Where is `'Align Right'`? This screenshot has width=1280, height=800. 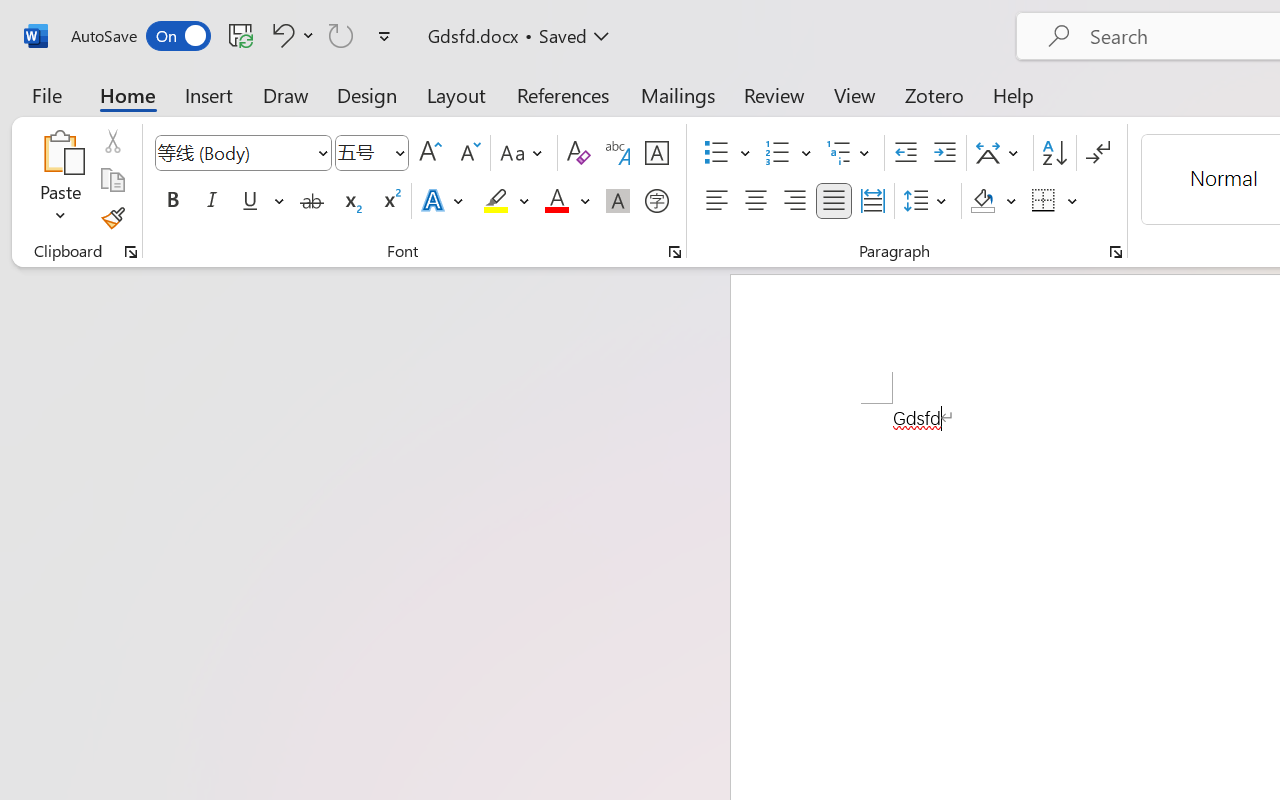
'Align Right' is located at coordinates (793, 201).